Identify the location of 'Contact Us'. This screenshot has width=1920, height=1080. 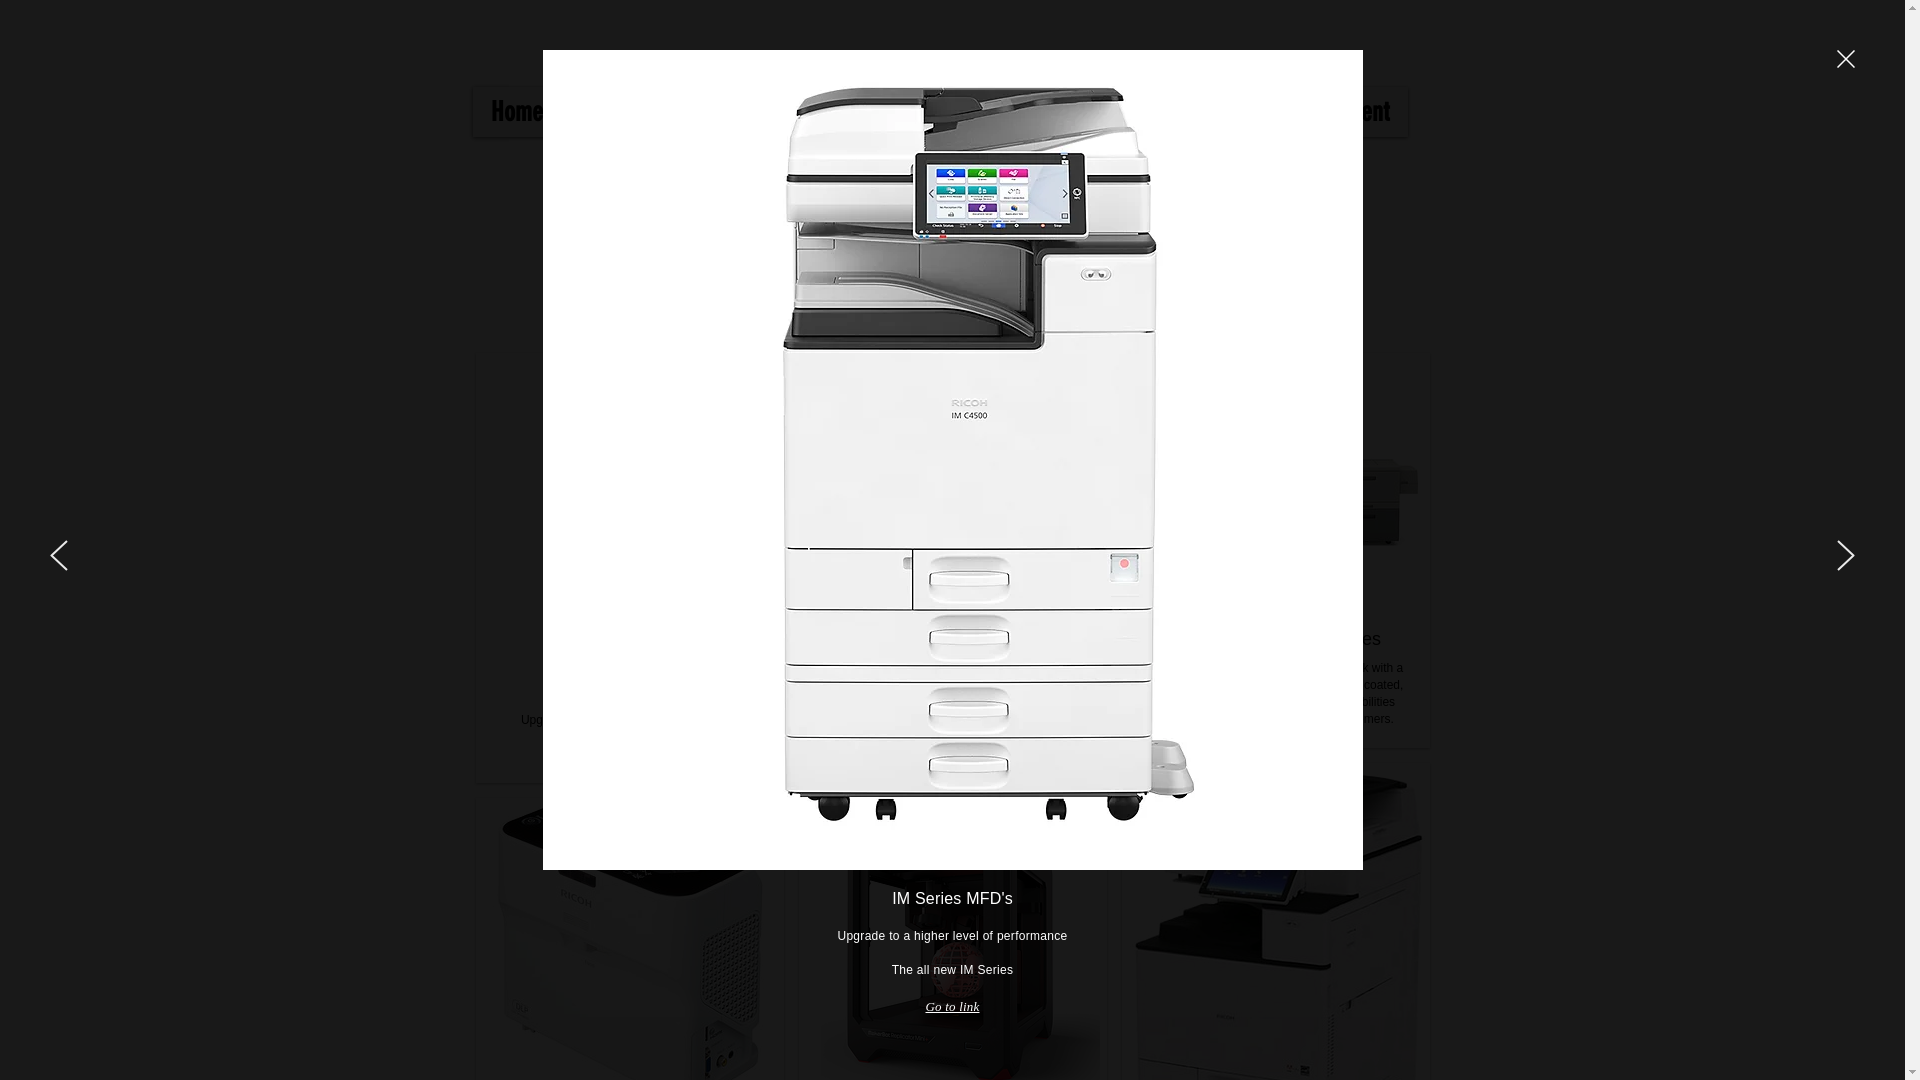
(1017, 111).